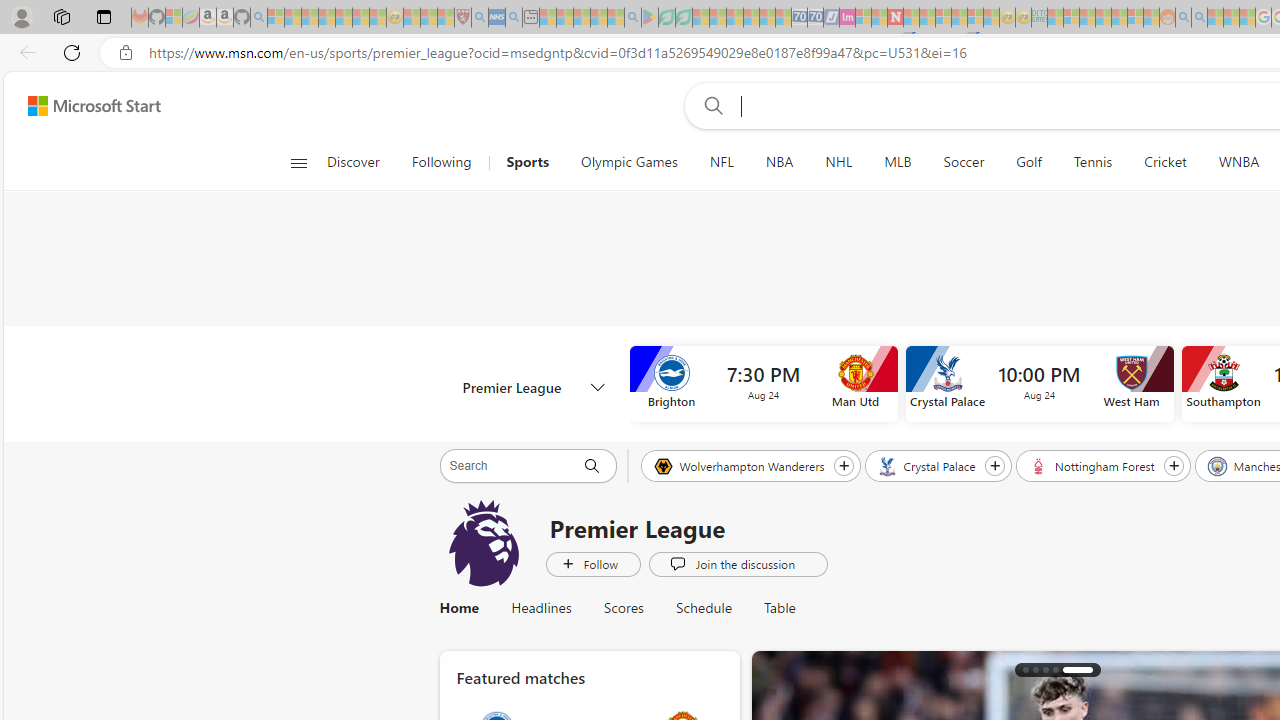 The image size is (1280, 720). I want to click on 'Tennis', so click(1092, 162).